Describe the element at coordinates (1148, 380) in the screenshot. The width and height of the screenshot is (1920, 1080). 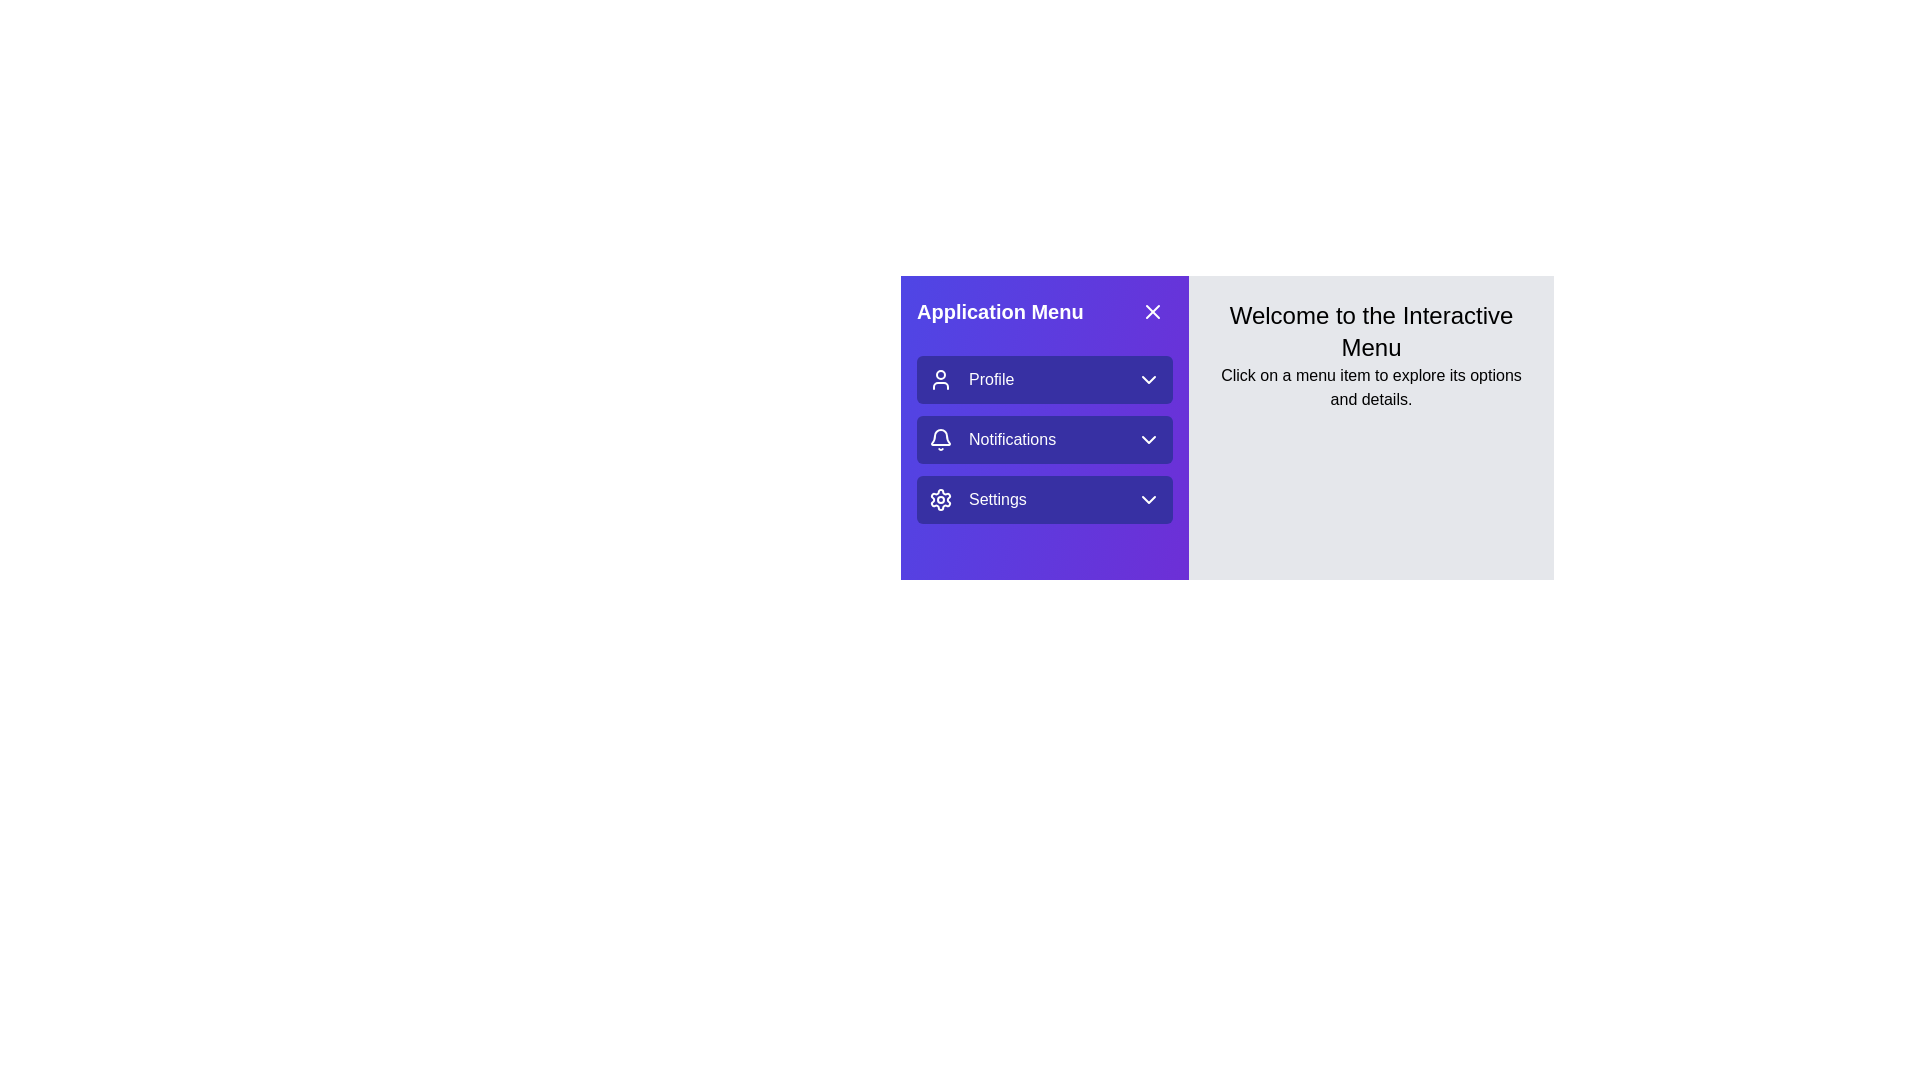
I see `the downward-pointing chevron icon located at the right end of the 'Profile' button in the vertical menu` at that location.